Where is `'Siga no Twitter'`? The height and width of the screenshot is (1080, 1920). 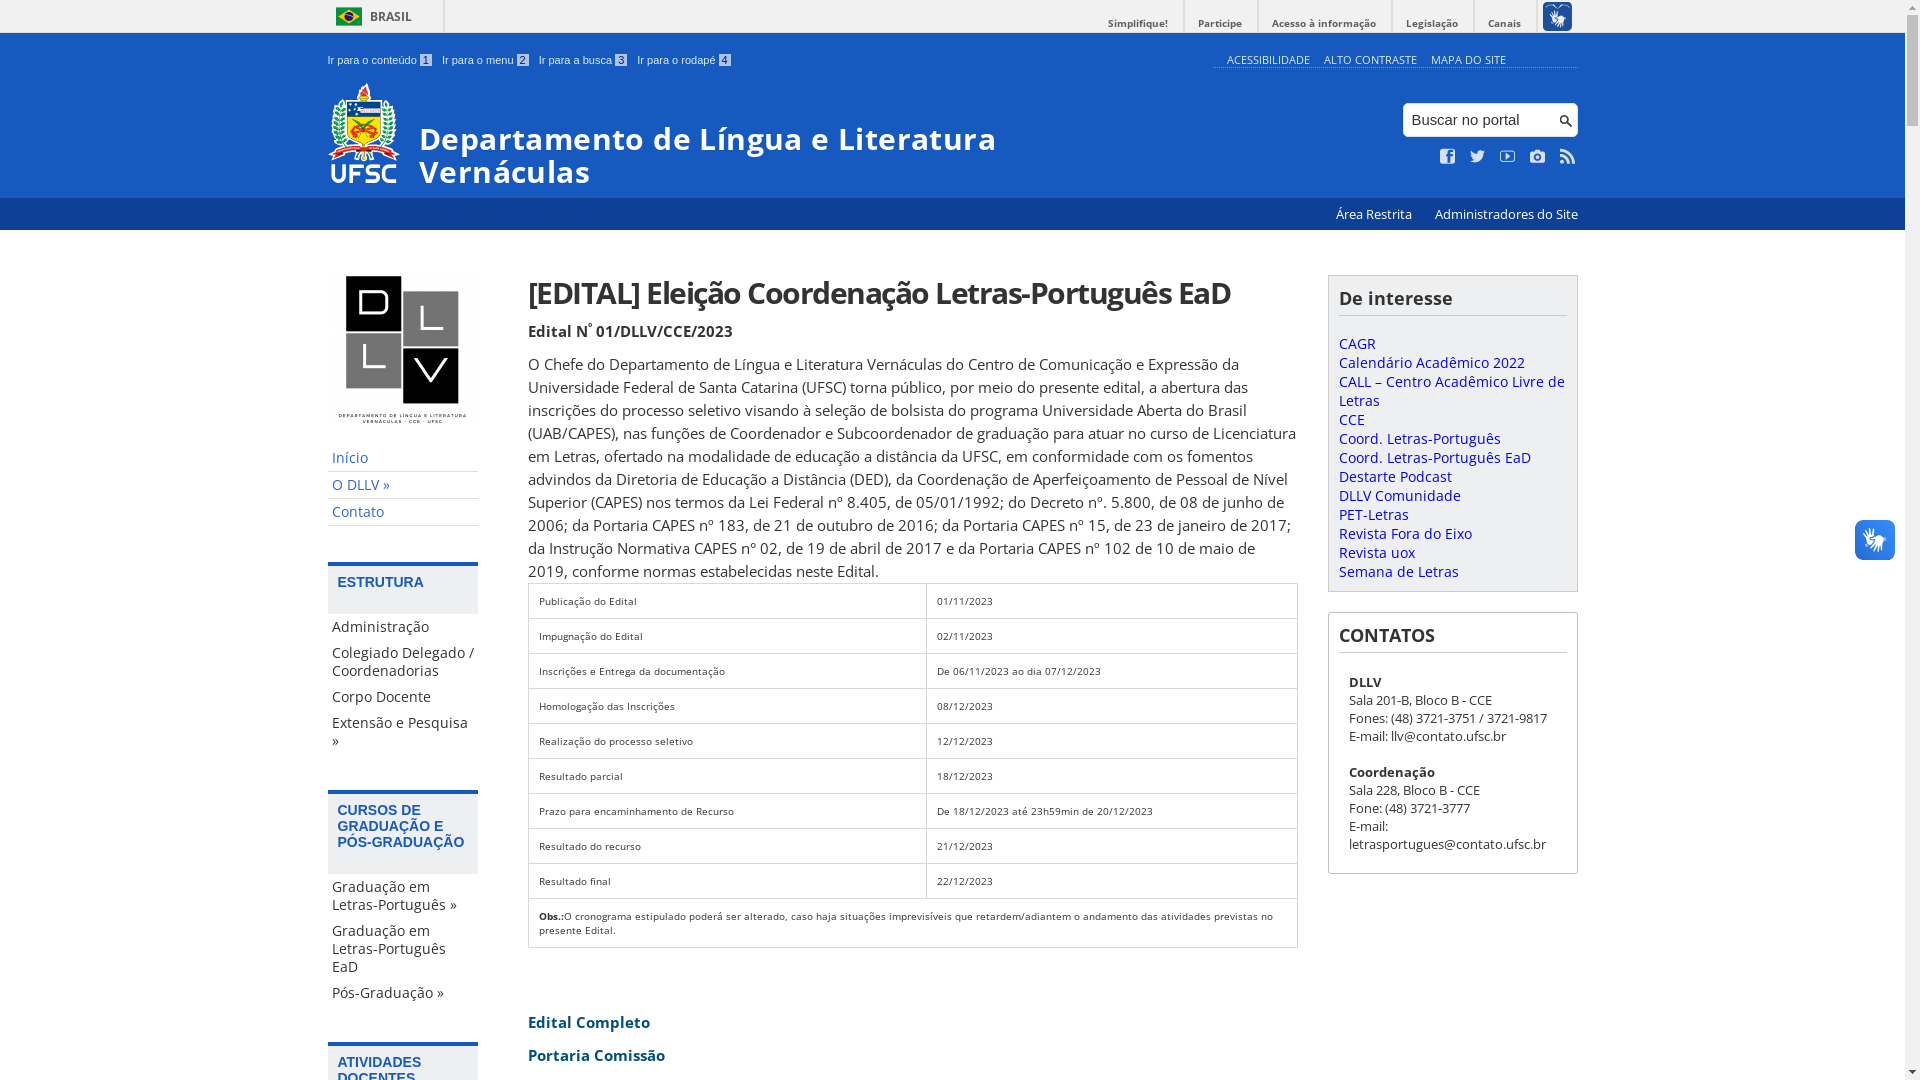 'Siga no Twitter' is located at coordinates (1478, 156).